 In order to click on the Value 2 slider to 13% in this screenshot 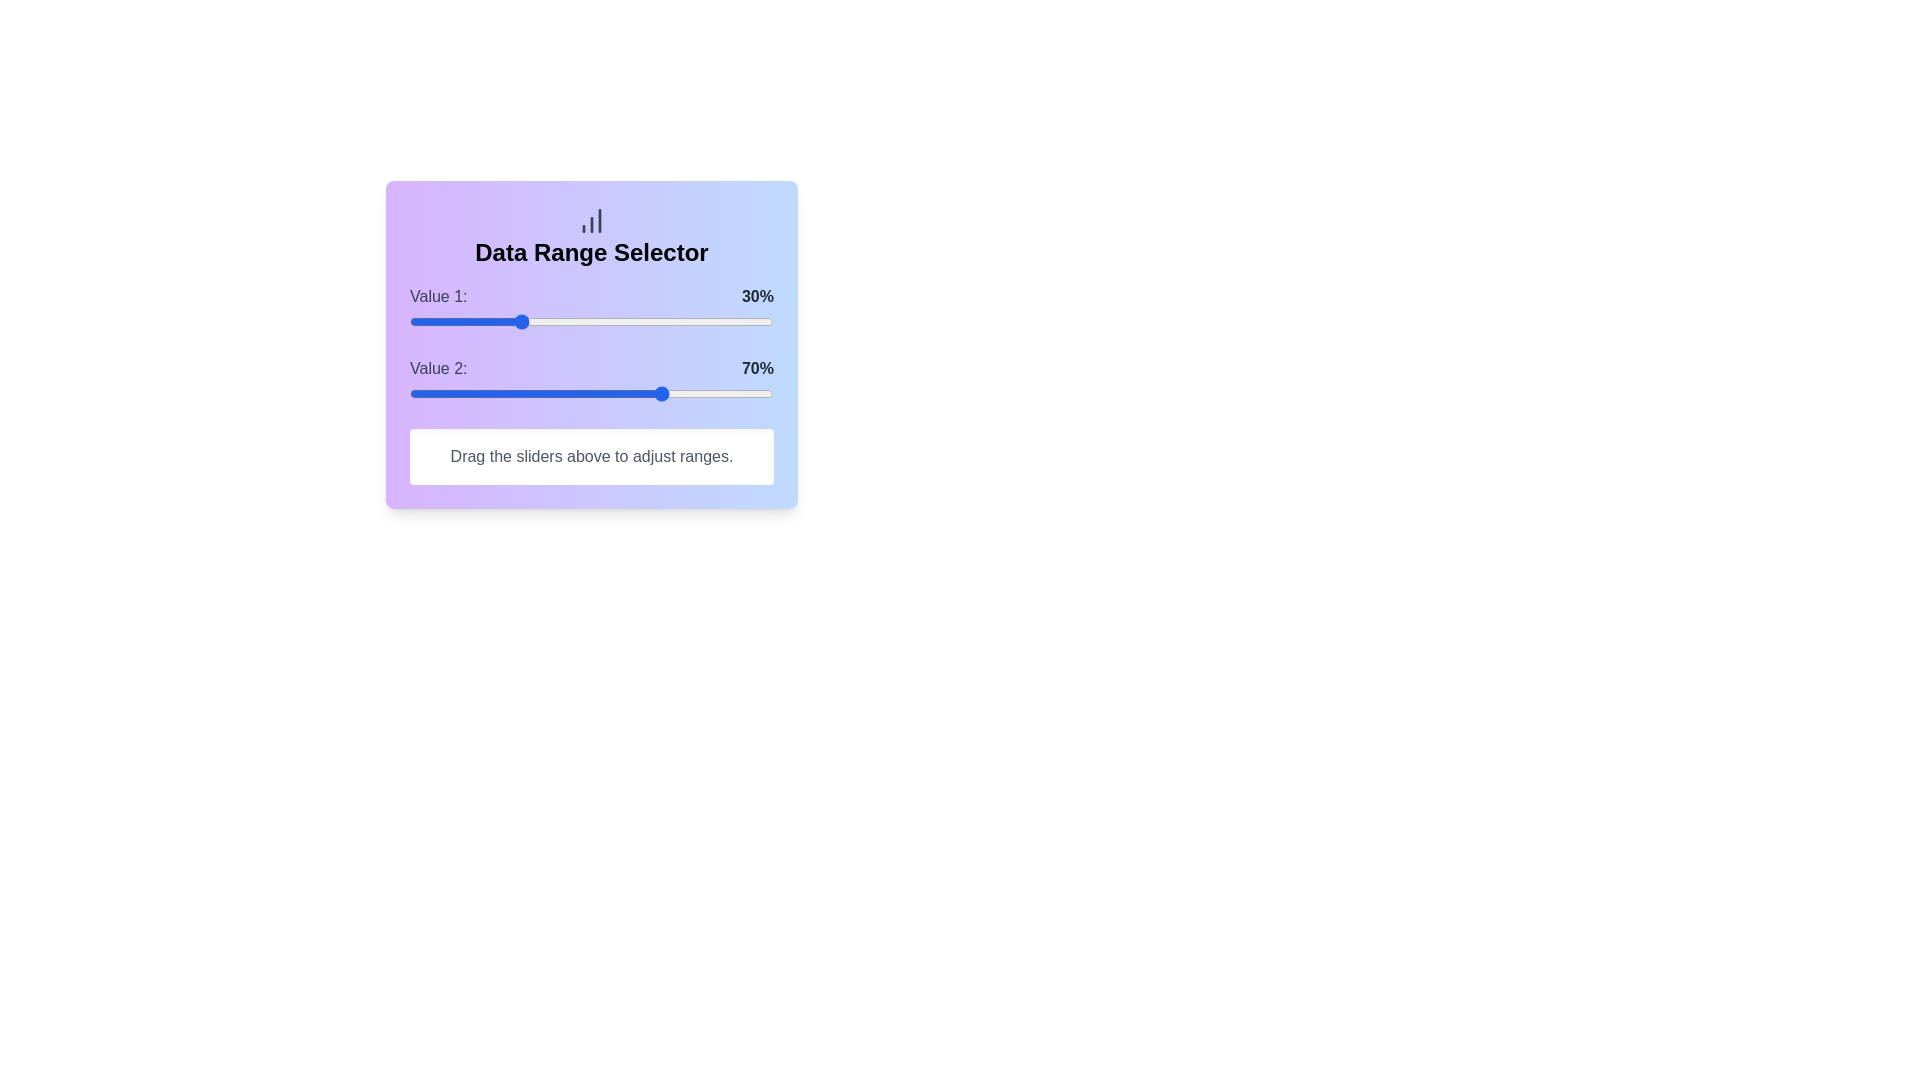, I will do `click(456, 393)`.